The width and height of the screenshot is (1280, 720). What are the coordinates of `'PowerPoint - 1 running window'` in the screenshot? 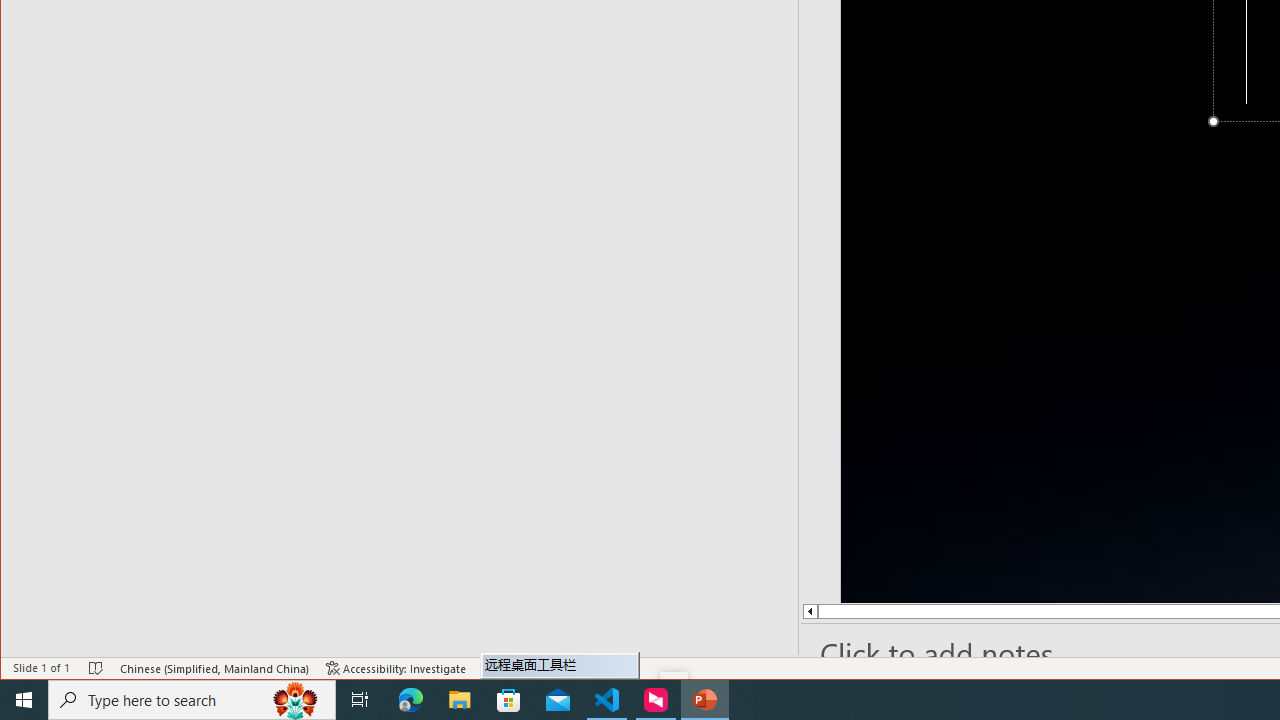 It's located at (705, 698).